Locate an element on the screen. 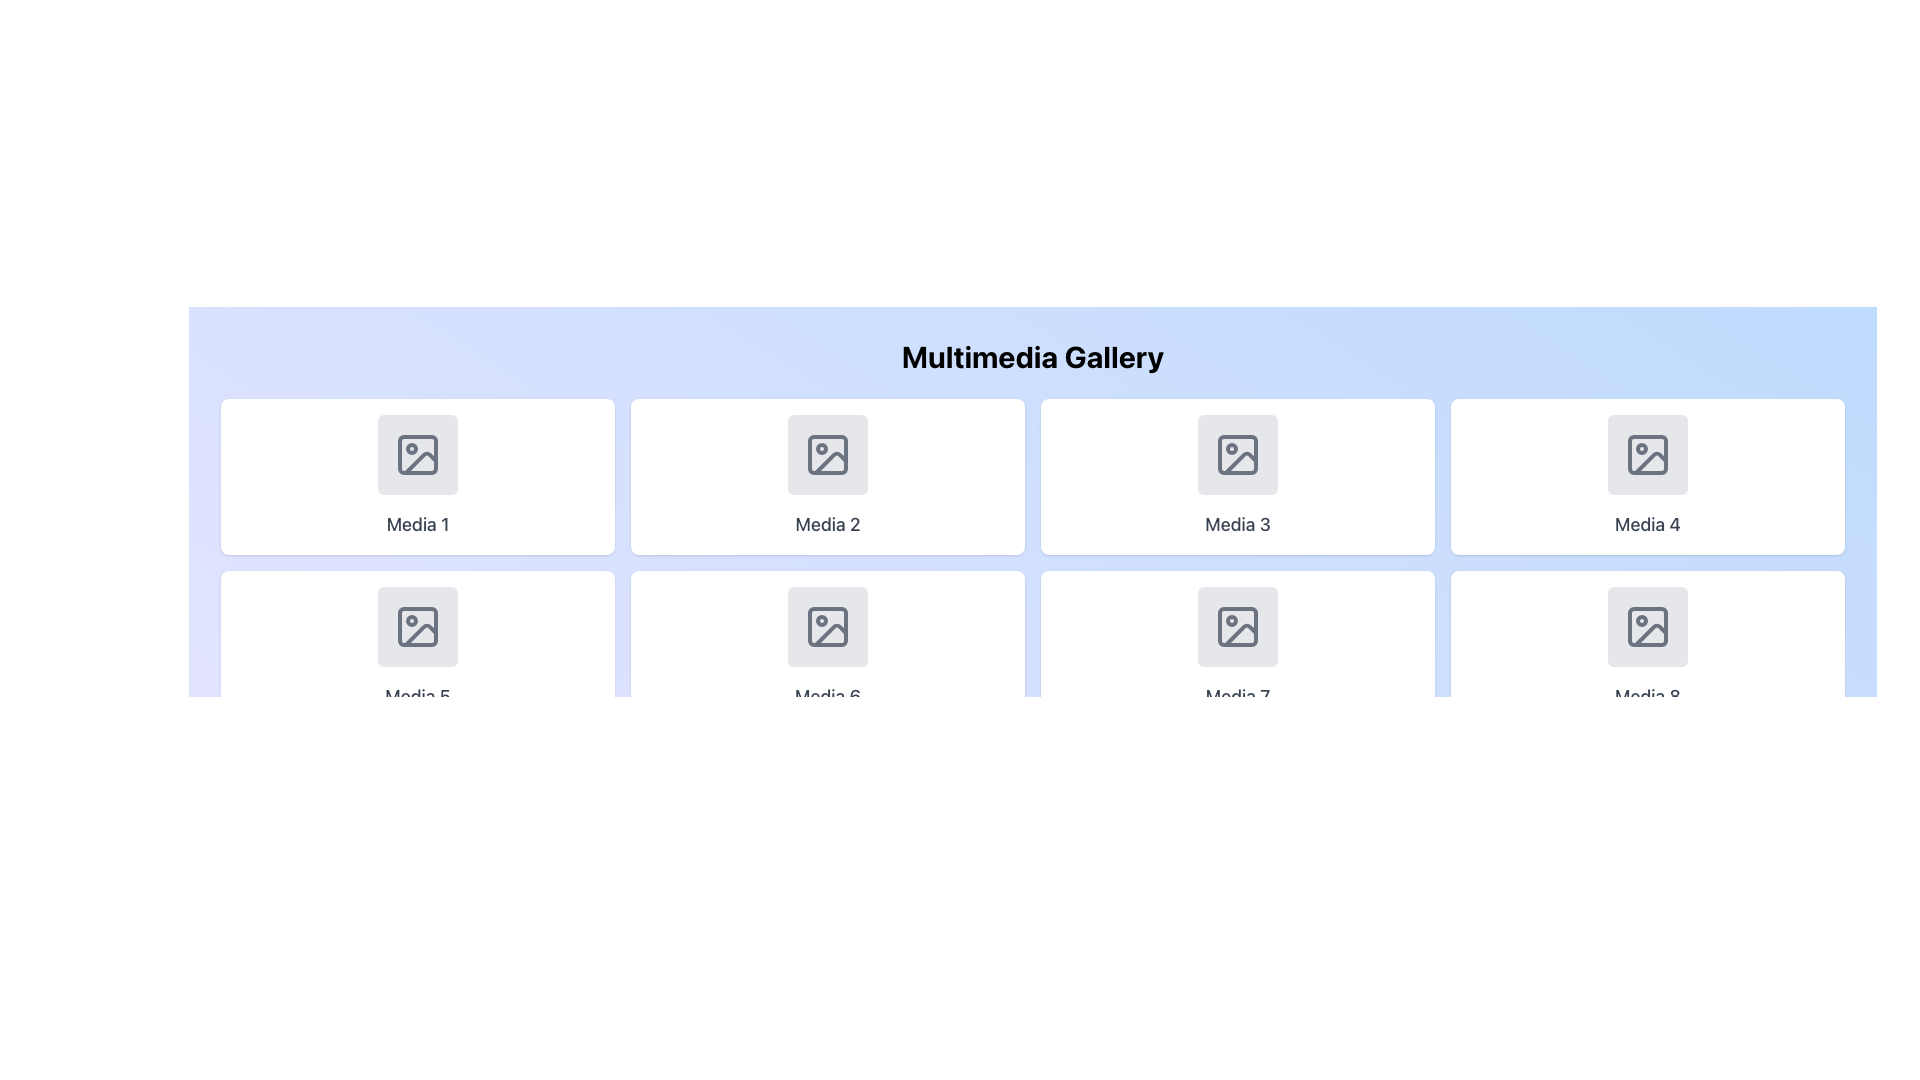 The height and width of the screenshot is (1080, 1920). the 'Media 1' text label located in the first tile of the grid layout, which serves as a descriptive identifier for the associated media item is located at coordinates (416, 523).